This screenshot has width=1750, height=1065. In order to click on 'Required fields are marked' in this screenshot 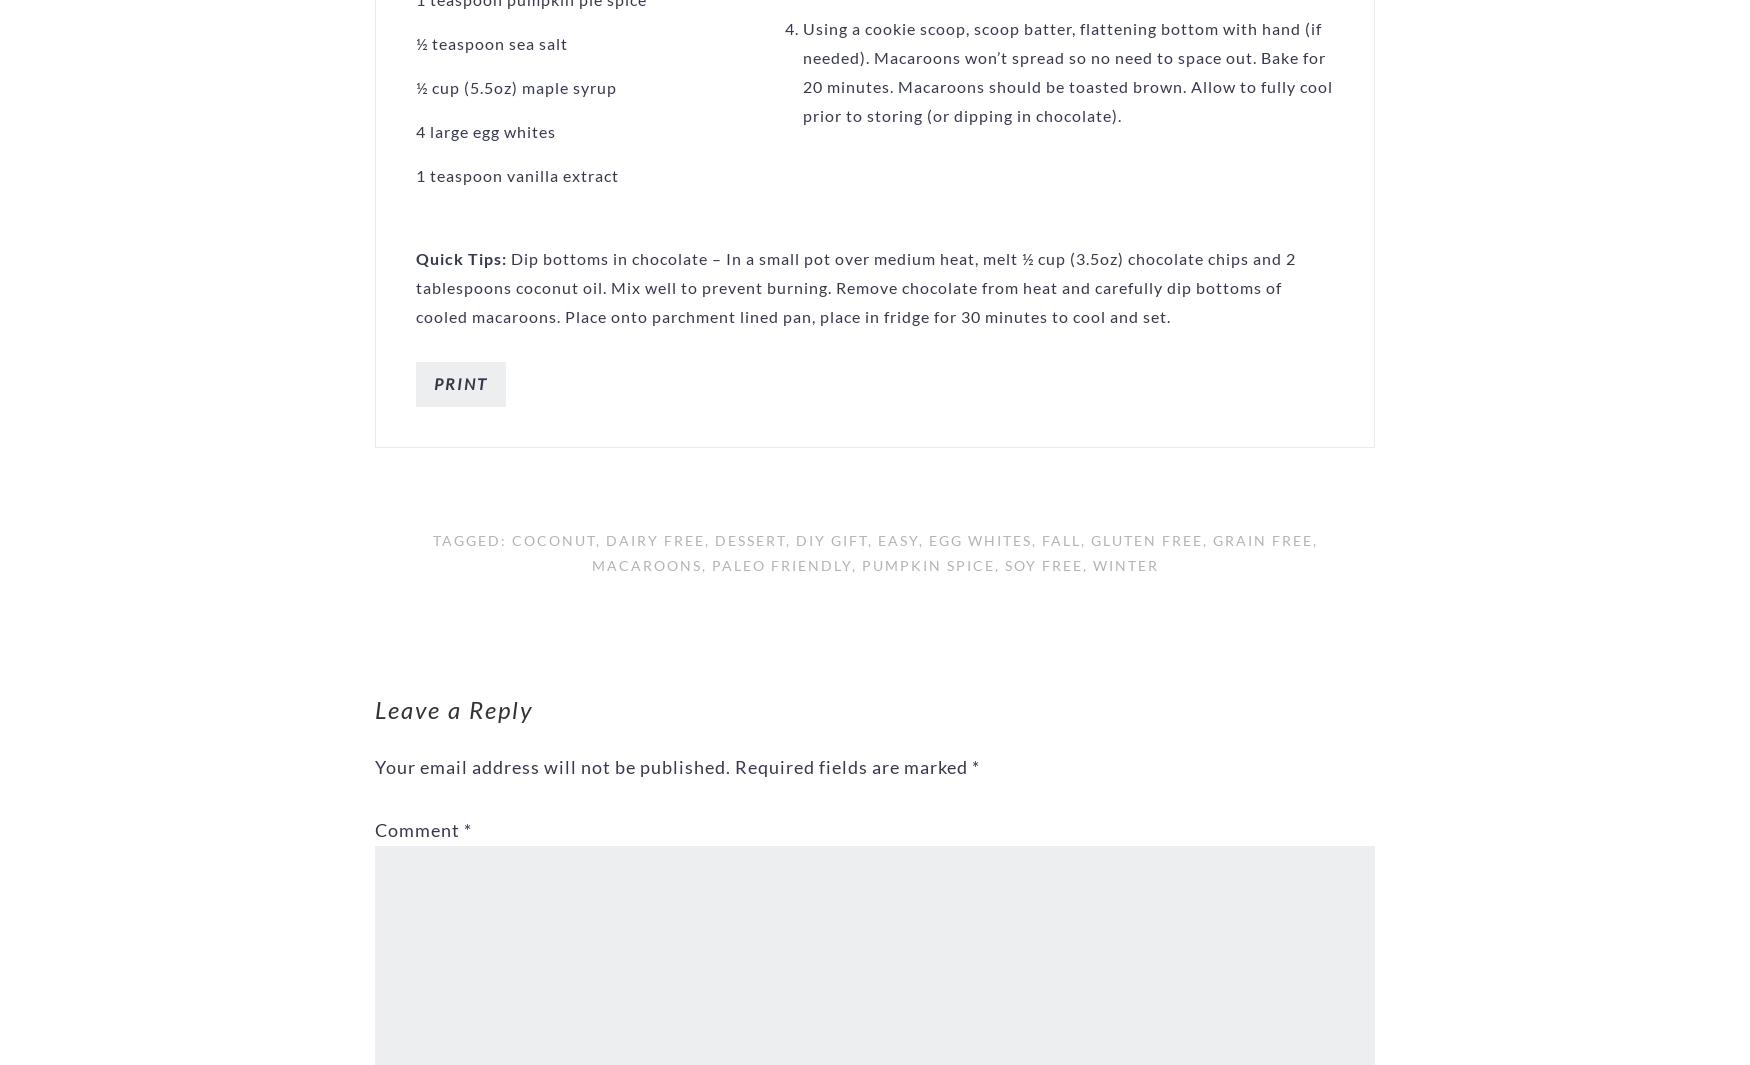, I will do `click(853, 767)`.